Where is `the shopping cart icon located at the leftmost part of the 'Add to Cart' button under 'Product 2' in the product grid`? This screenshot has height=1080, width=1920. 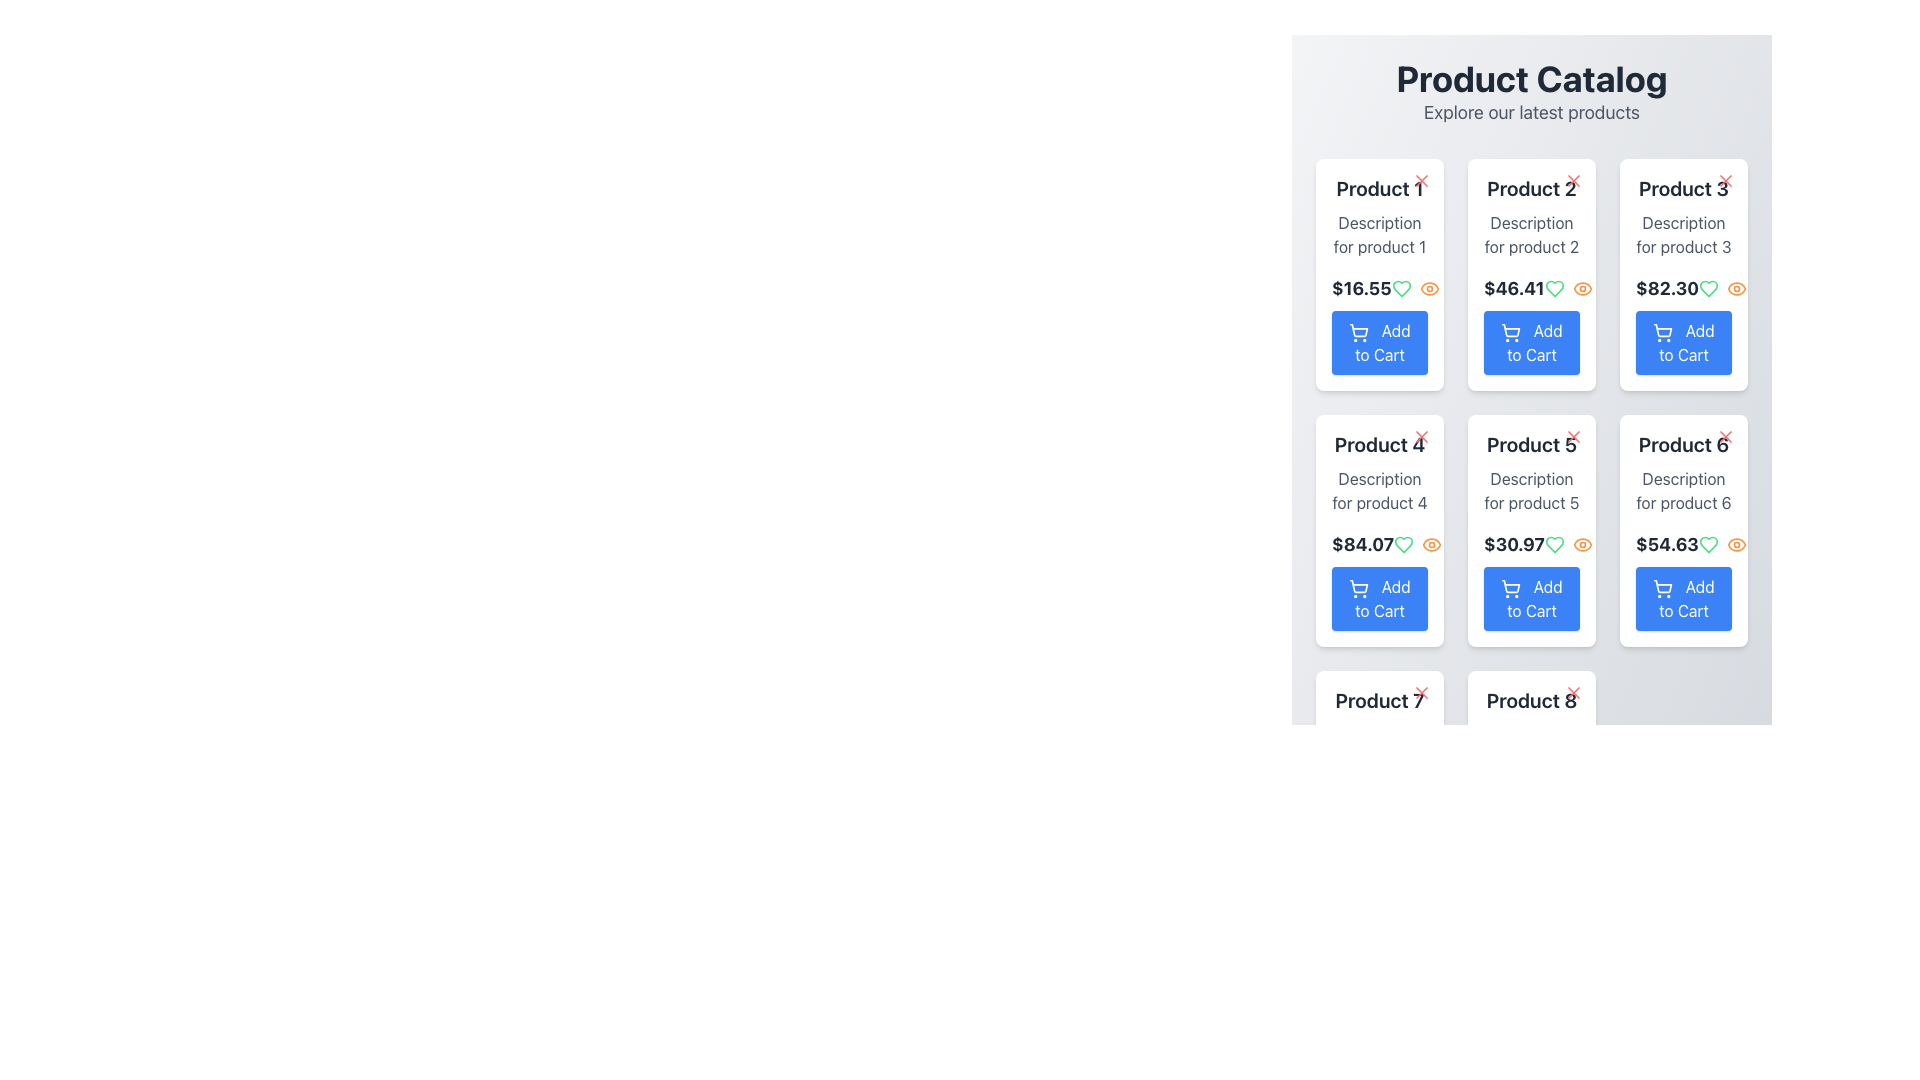 the shopping cart icon located at the leftmost part of the 'Add to Cart' button under 'Product 2' in the product grid is located at coordinates (1511, 331).